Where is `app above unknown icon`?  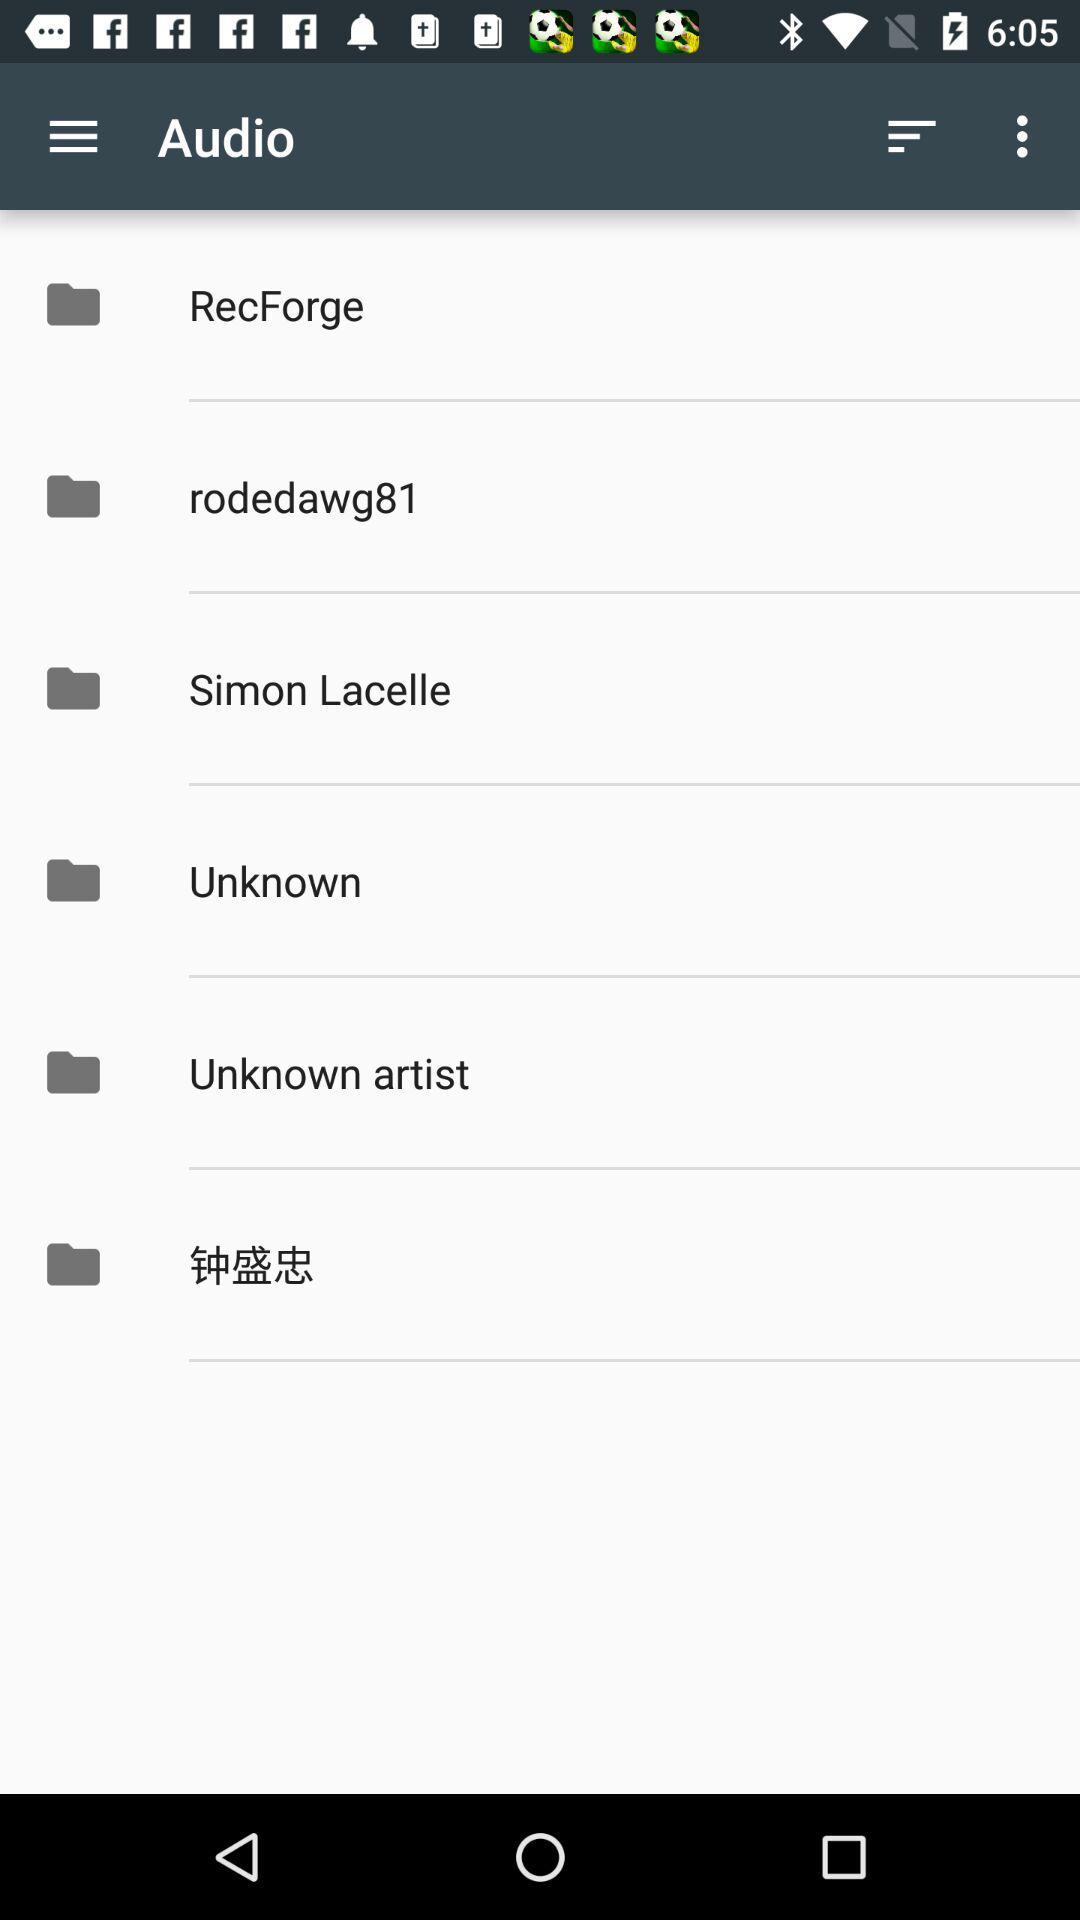 app above unknown icon is located at coordinates (612, 688).